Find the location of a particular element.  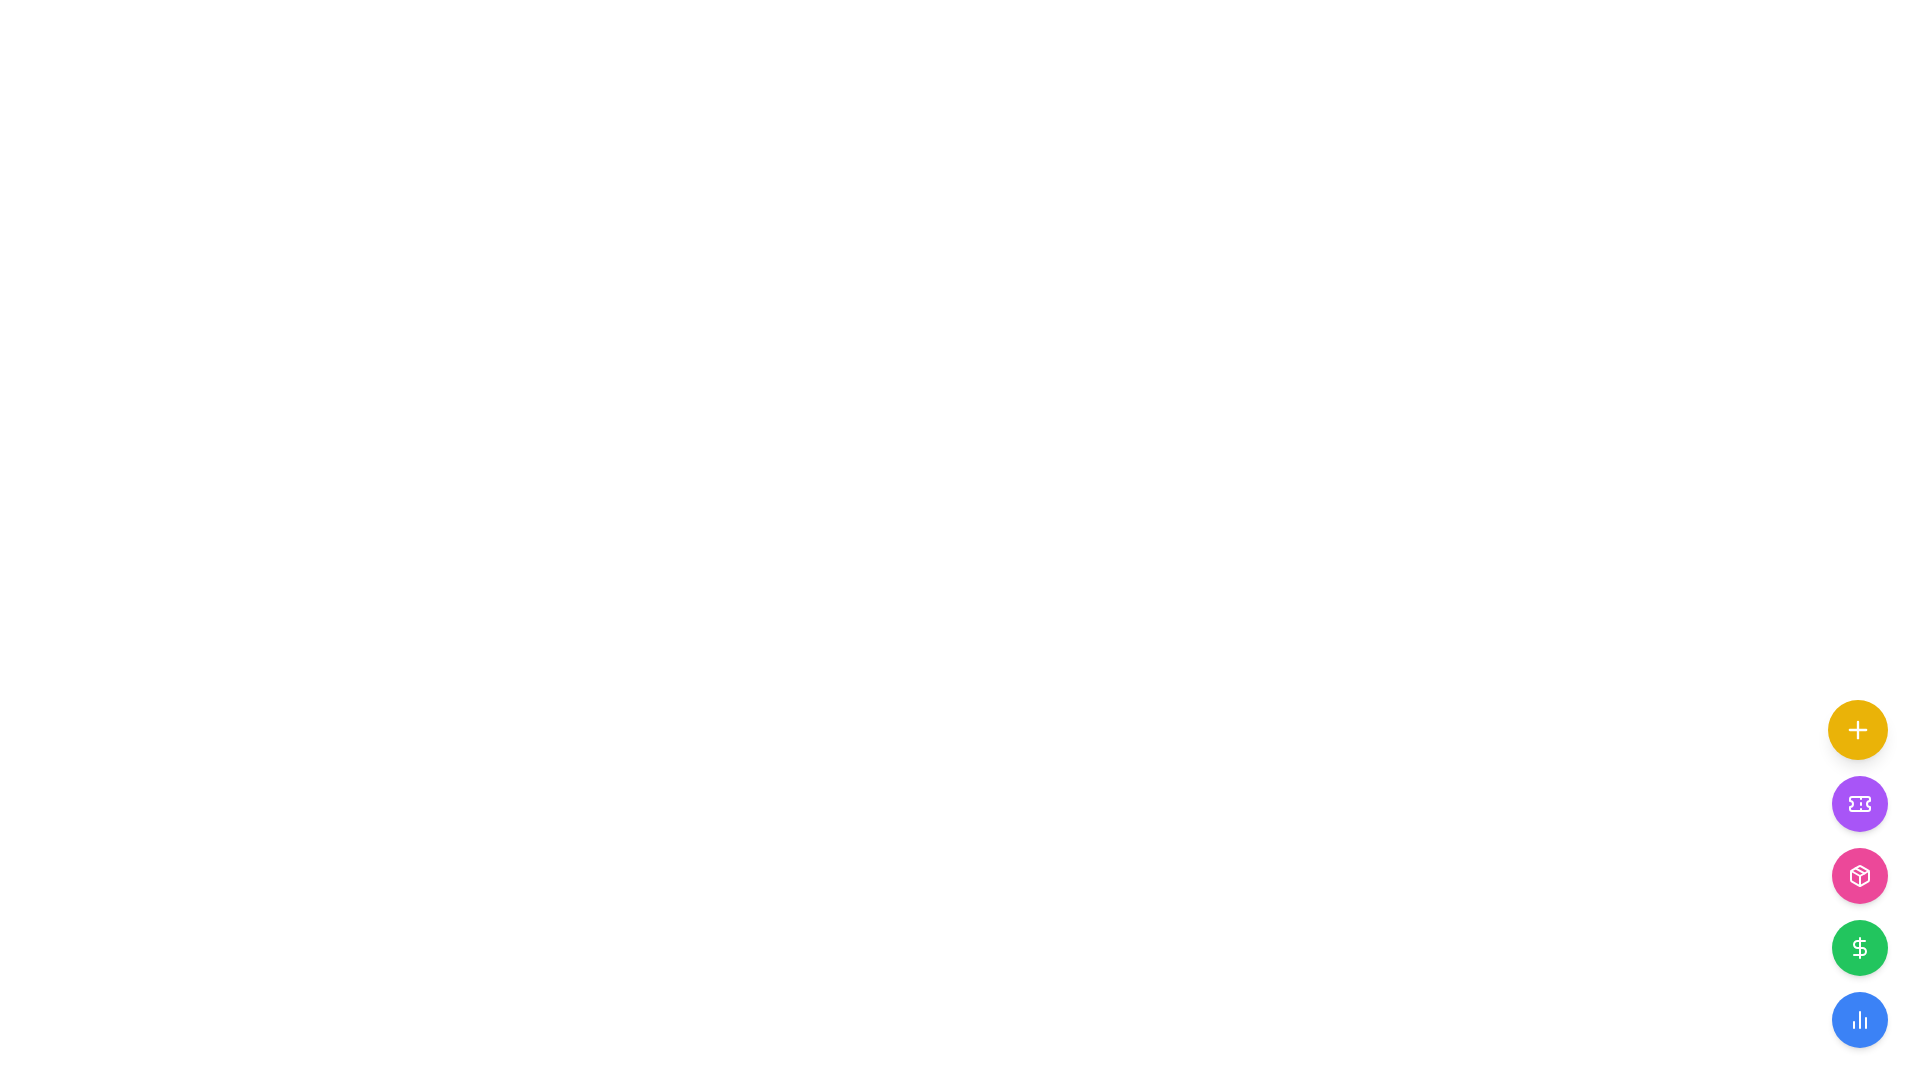

the blue circular button containing the bar chart icon at the bottom of the vertical stack is located at coordinates (1859, 1019).